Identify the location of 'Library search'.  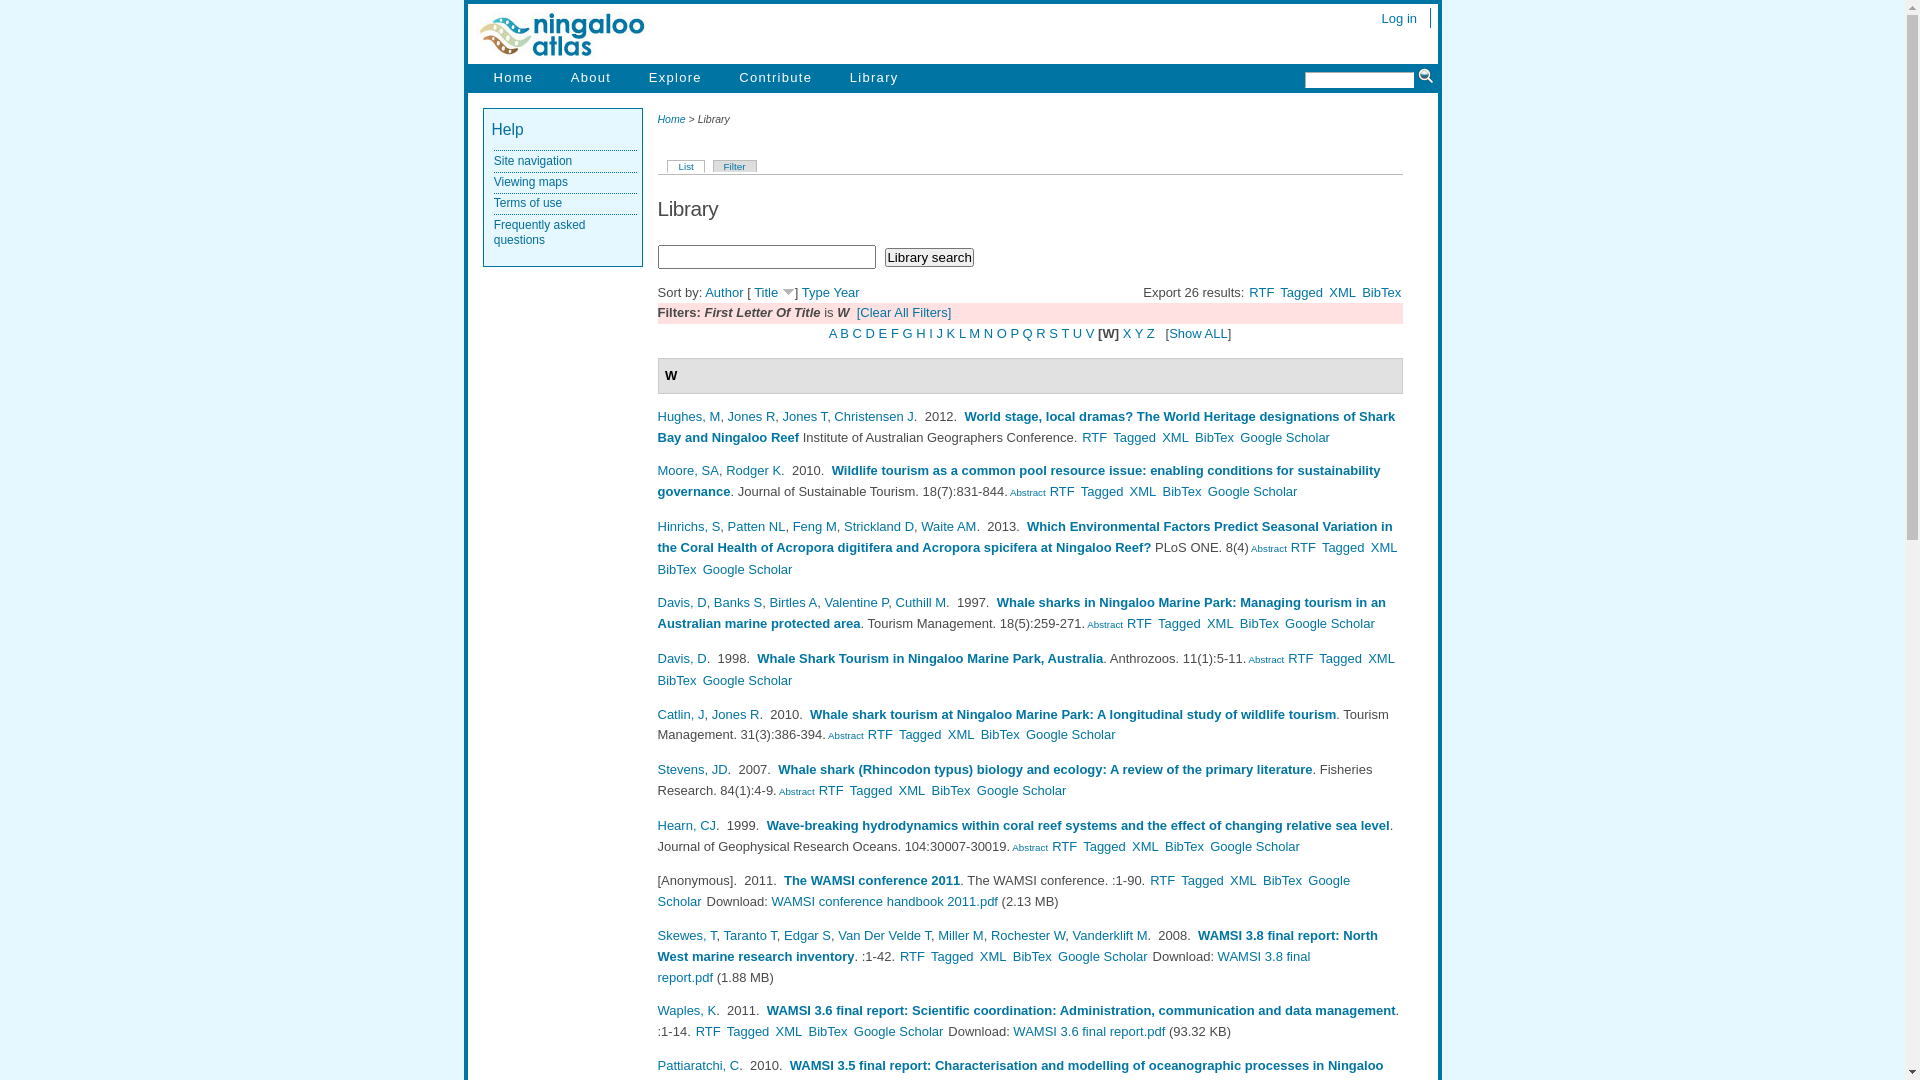
(928, 256).